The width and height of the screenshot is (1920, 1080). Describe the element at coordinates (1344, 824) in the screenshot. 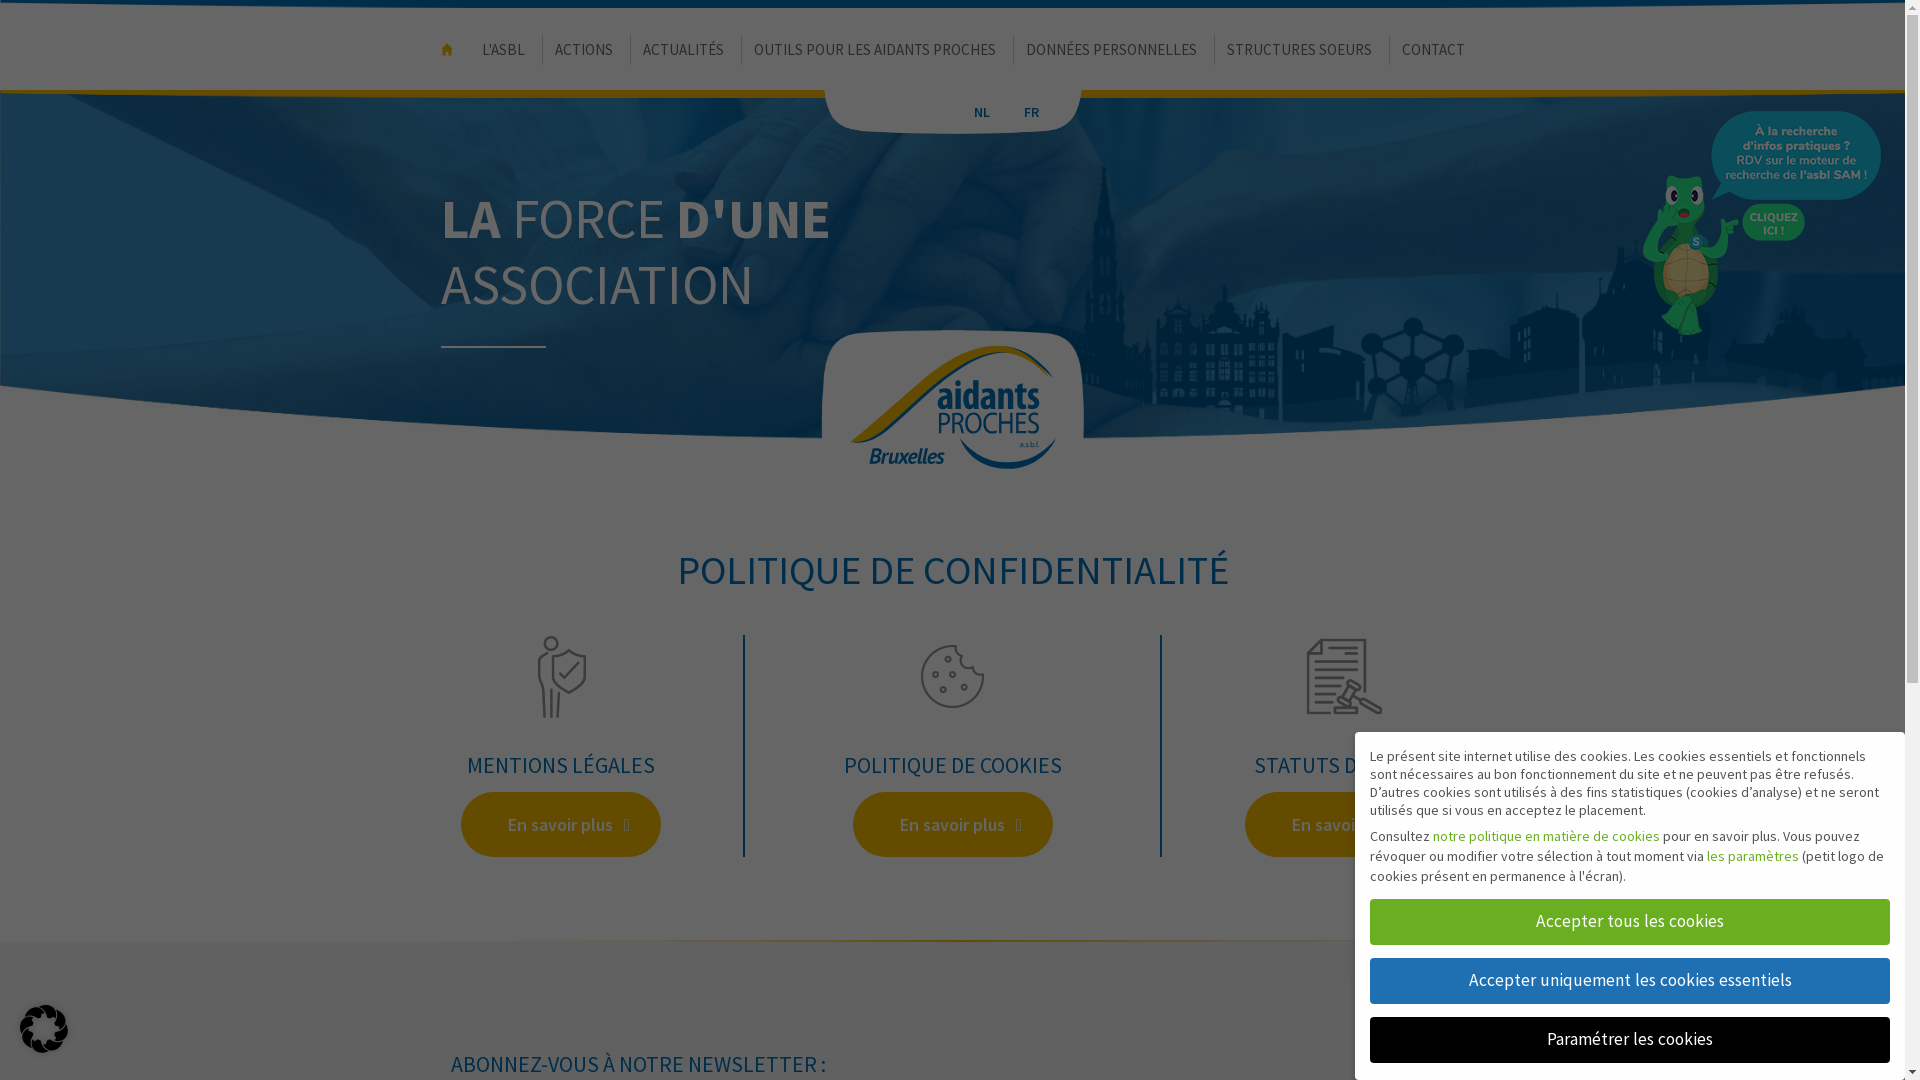

I see `'En savoir plus'` at that location.